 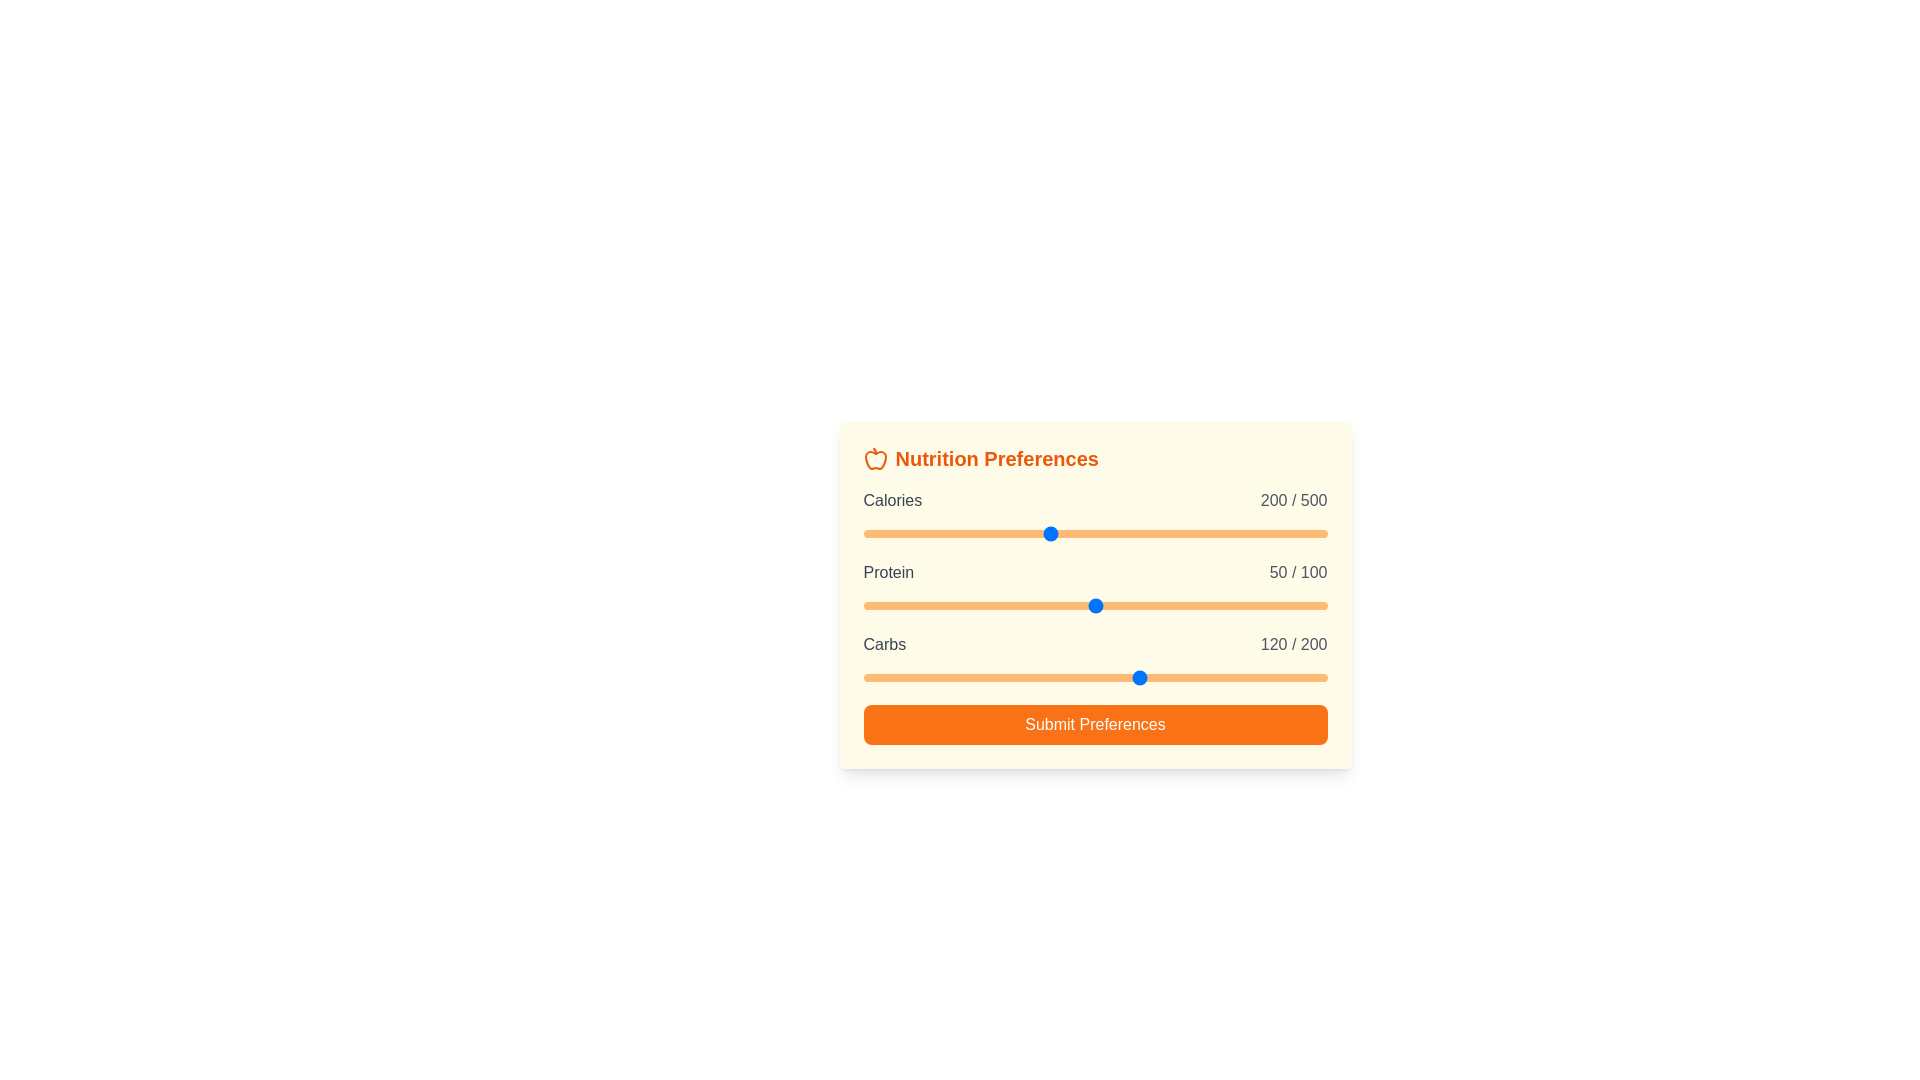 I want to click on the blue circular thumb of the second slider input located beneath the label 'Protein 50 / 100' in the 'Nutrition Preferences' section, so click(x=1094, y=604).